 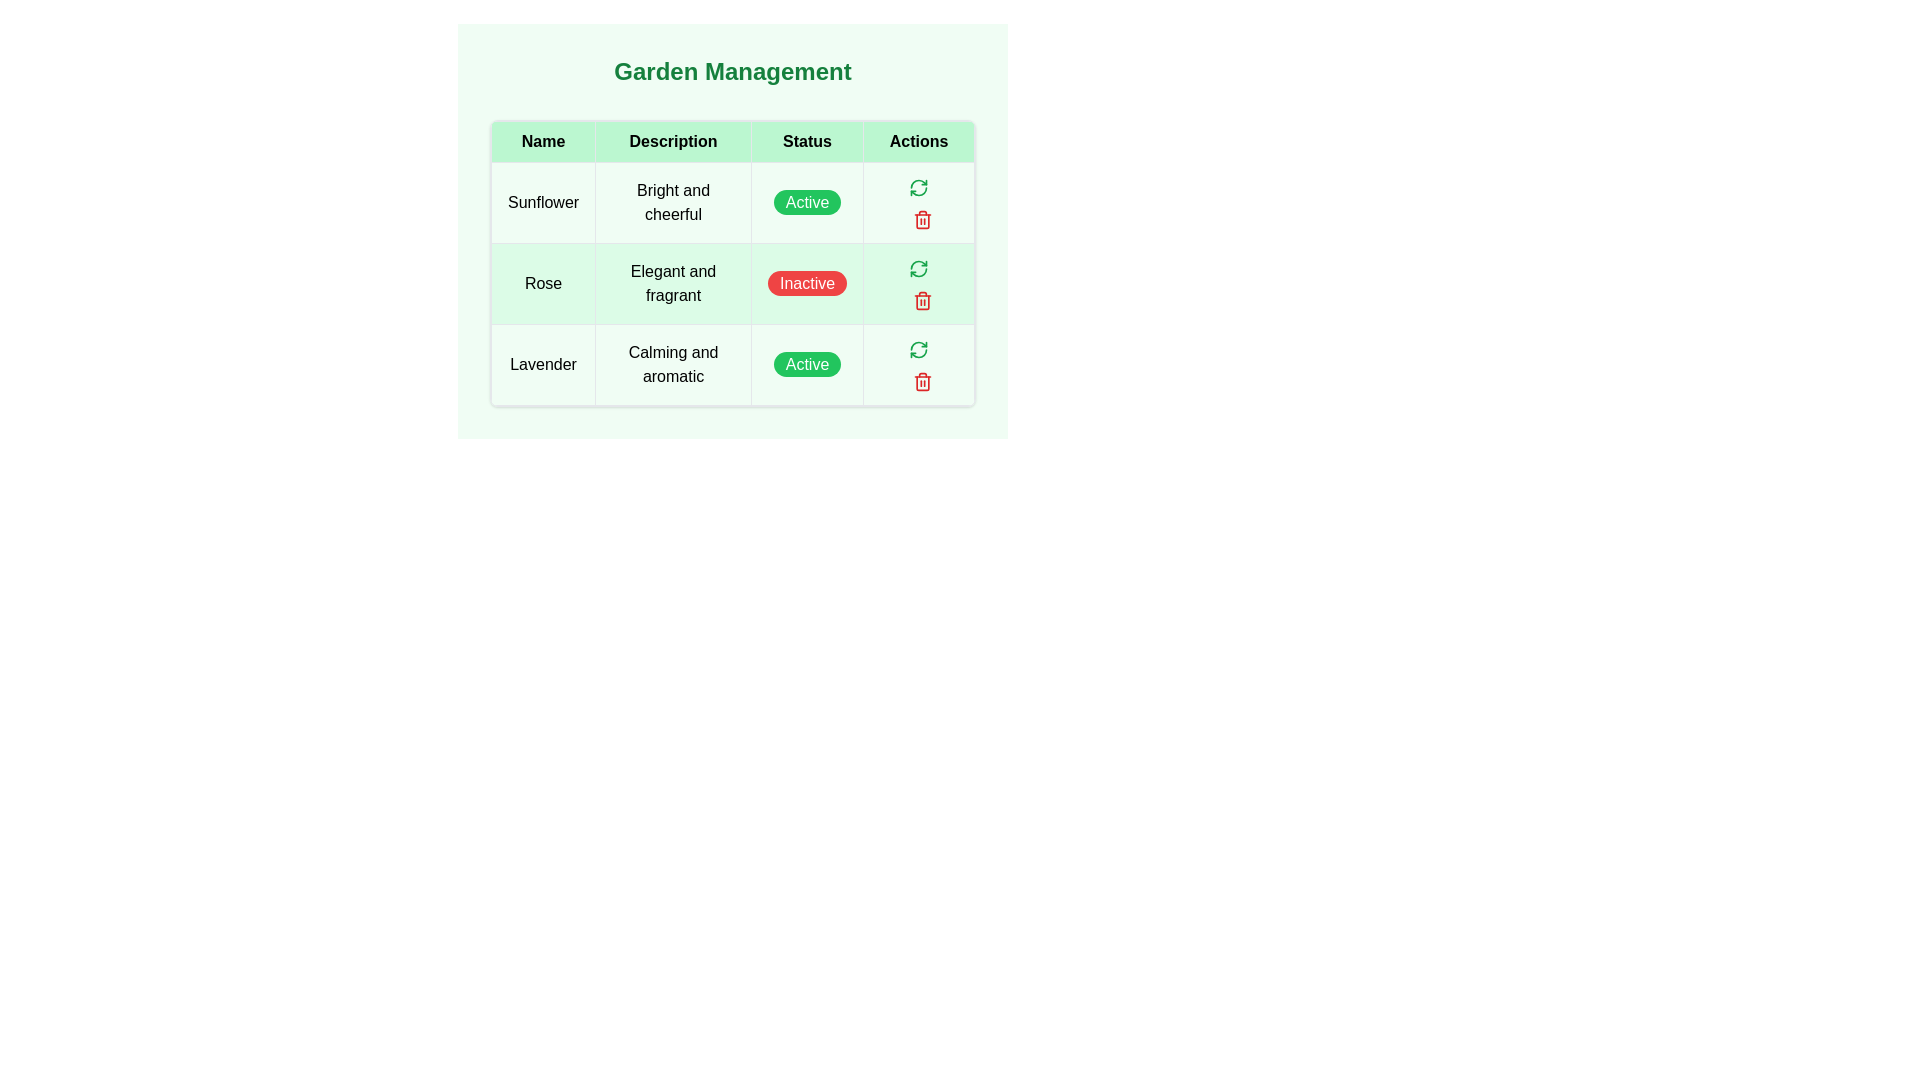 What do you see at coordinates (918, 348) in the screenshot?
I see `the refresh/retry icon located in the Actions column of the second row for the item 'Rose'` at bounding box center [918, 348].